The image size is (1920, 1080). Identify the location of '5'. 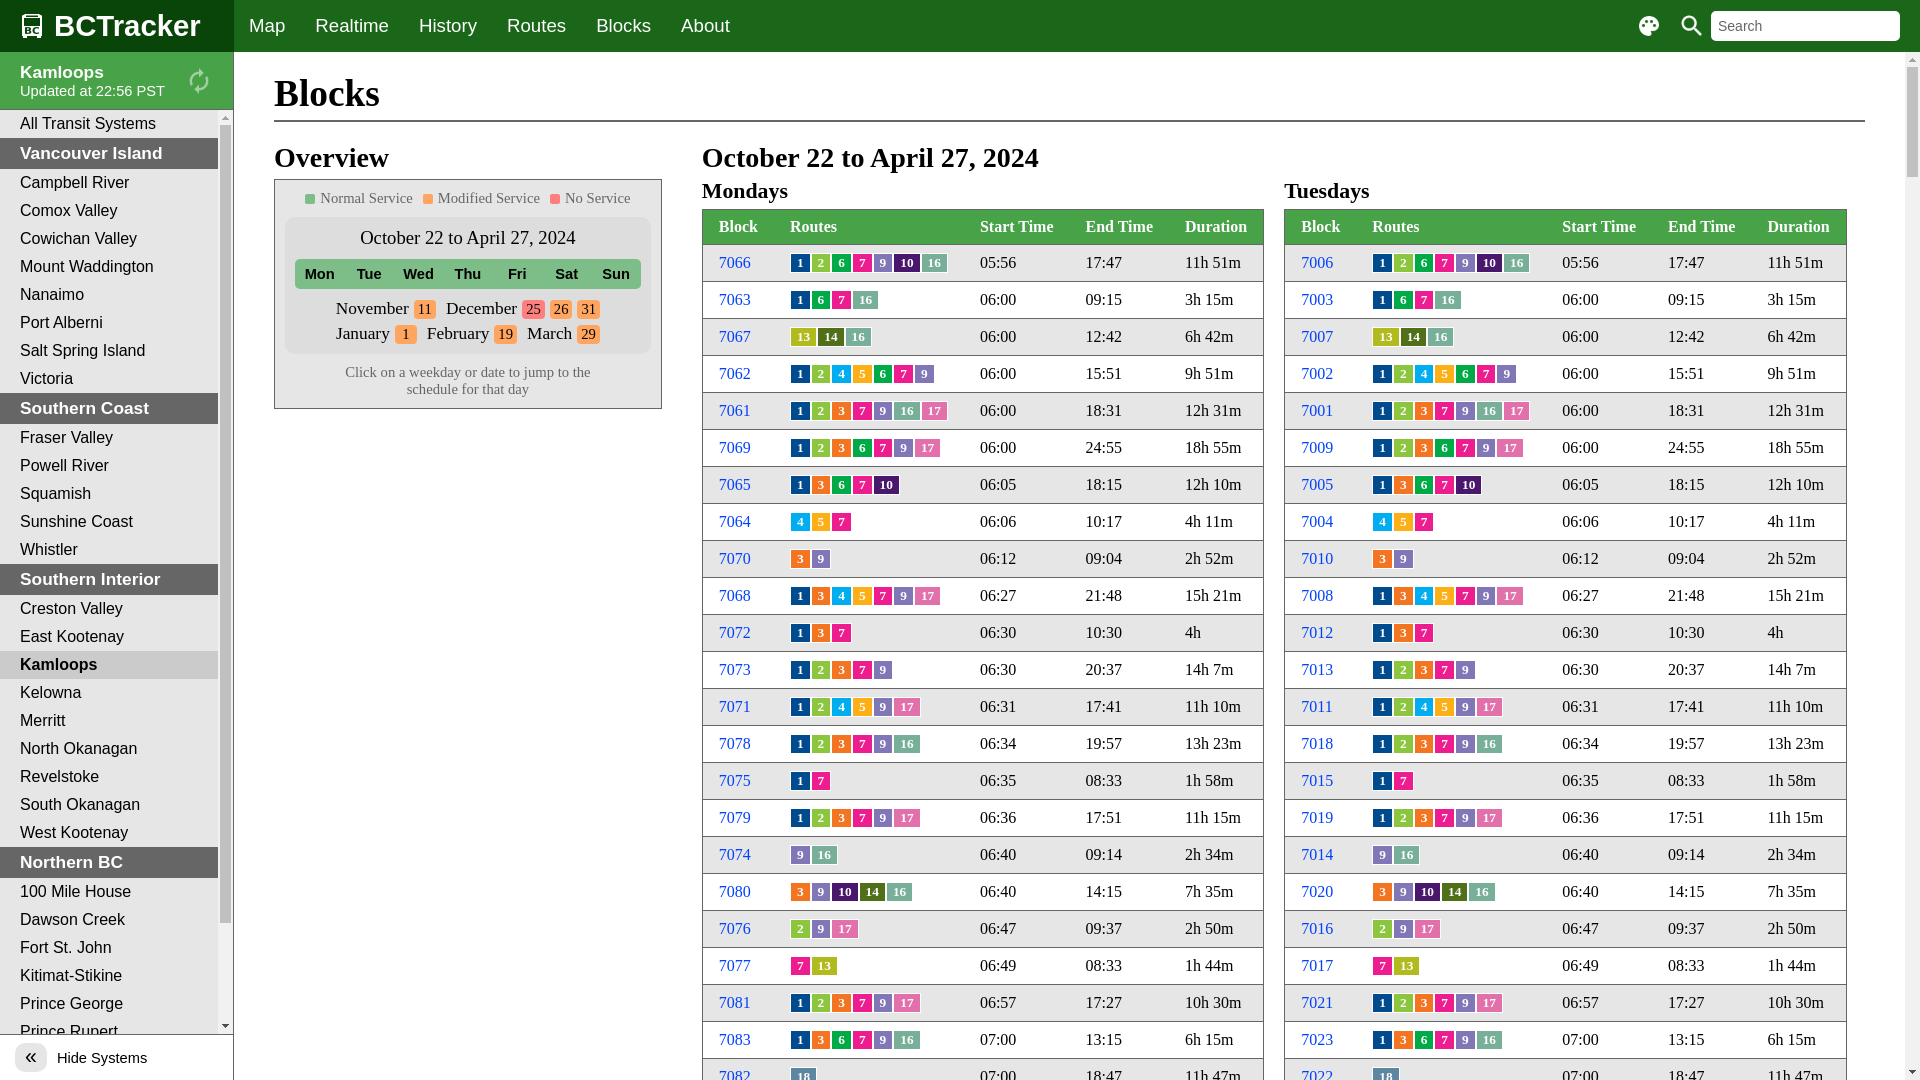
(862, 705).